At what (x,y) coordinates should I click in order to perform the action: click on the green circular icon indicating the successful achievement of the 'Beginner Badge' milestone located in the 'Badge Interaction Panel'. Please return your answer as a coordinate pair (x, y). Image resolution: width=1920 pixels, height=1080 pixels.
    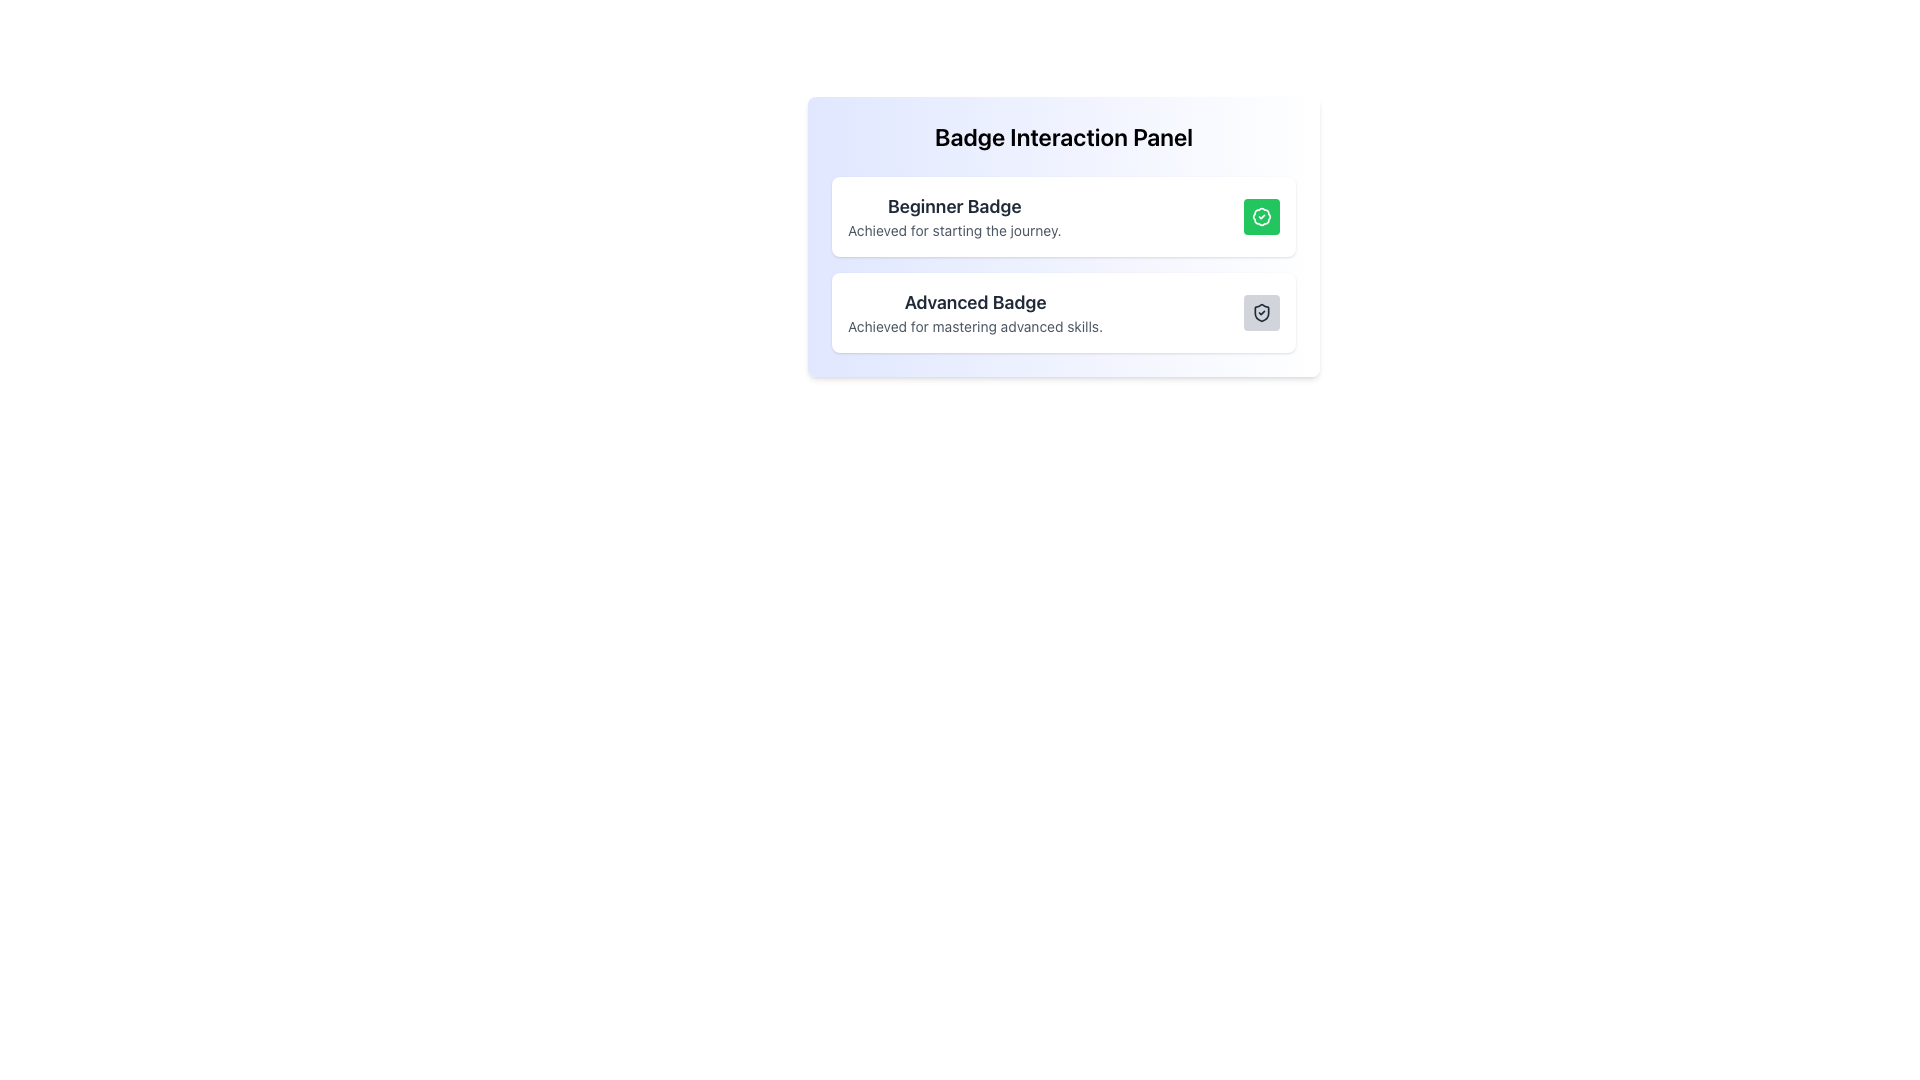
    Looking at the image, I should click on (1261, 216).